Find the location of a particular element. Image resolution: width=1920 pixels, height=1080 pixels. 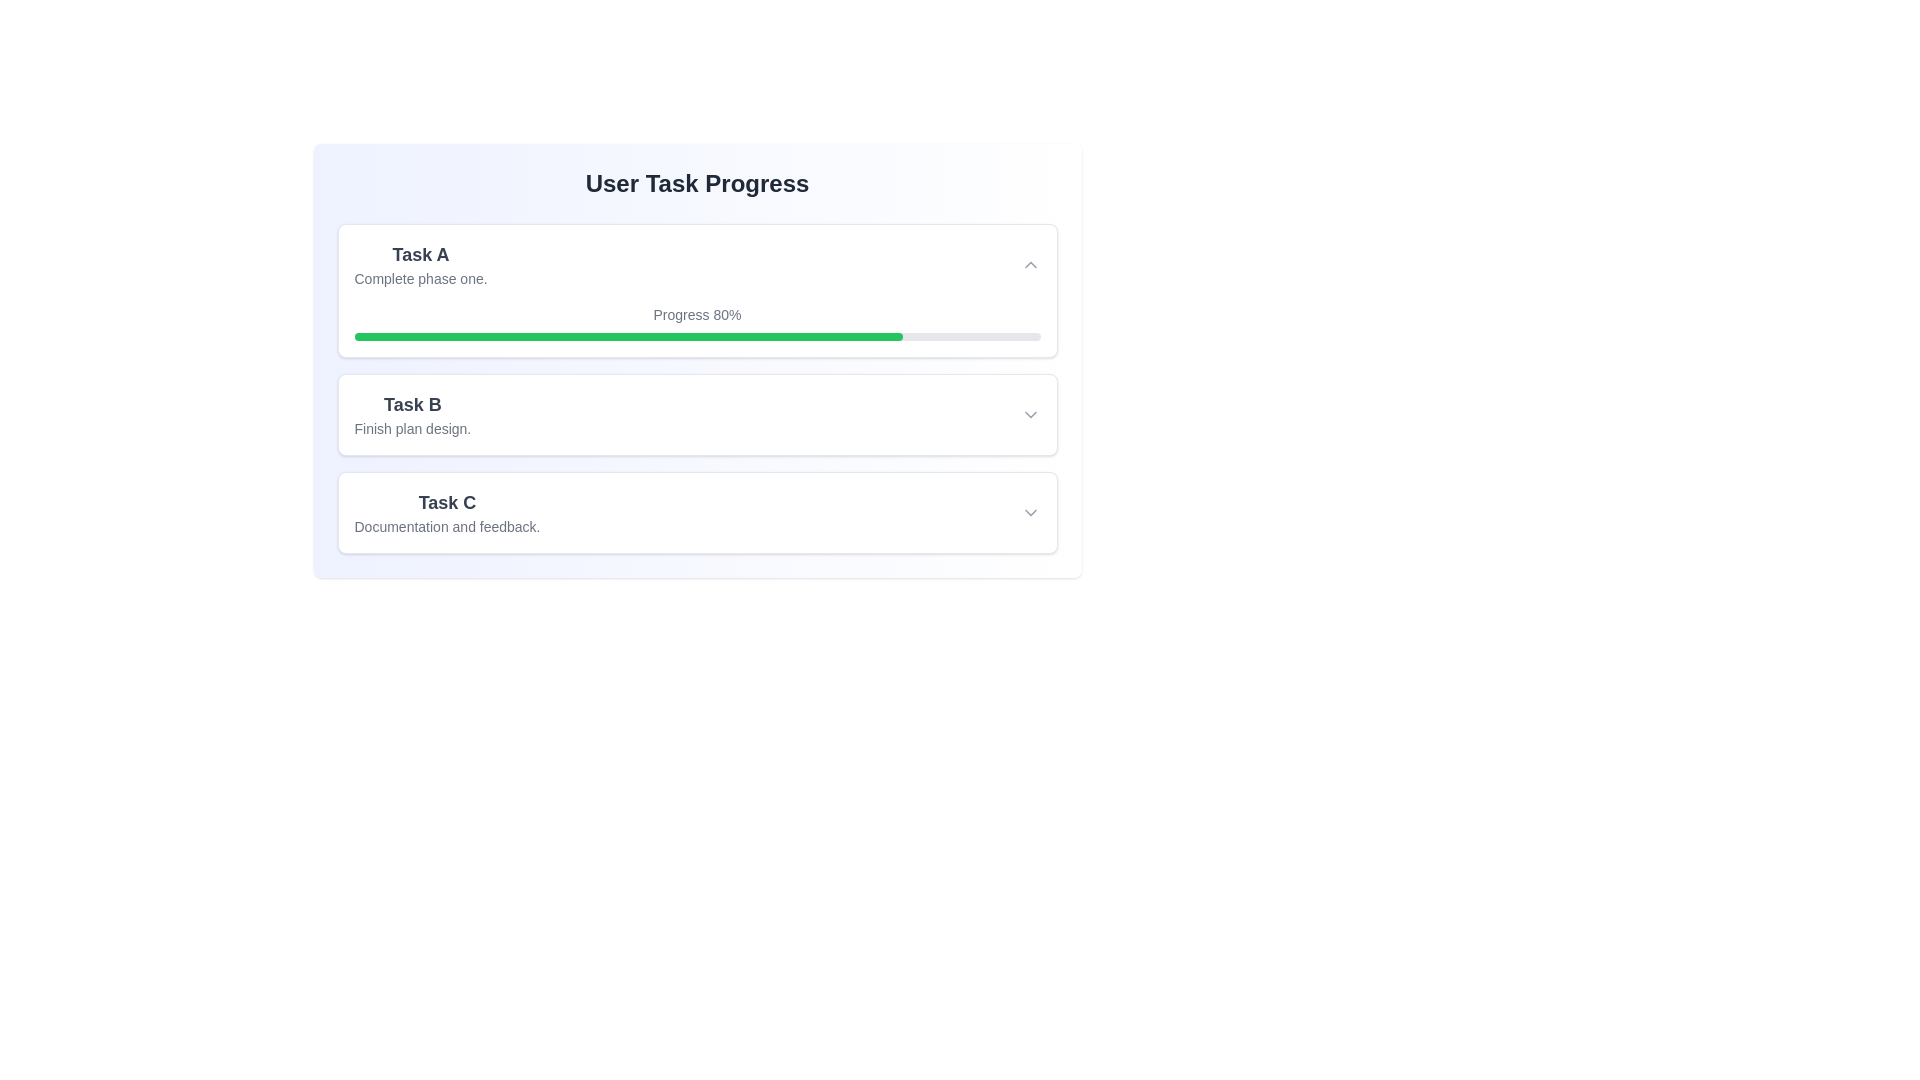

the progress bar indicating 80% completion for 'Task A', located underneath the text 'Progress 80%.' is located at coordinates (697, 335).